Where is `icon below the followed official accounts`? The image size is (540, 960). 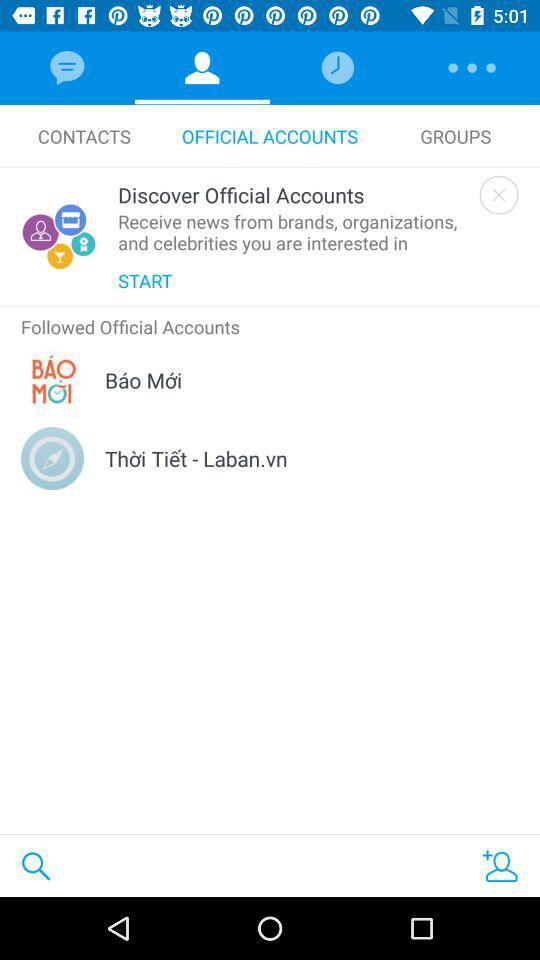
icon below the followed official accounts is located at coordinates (142, 379).